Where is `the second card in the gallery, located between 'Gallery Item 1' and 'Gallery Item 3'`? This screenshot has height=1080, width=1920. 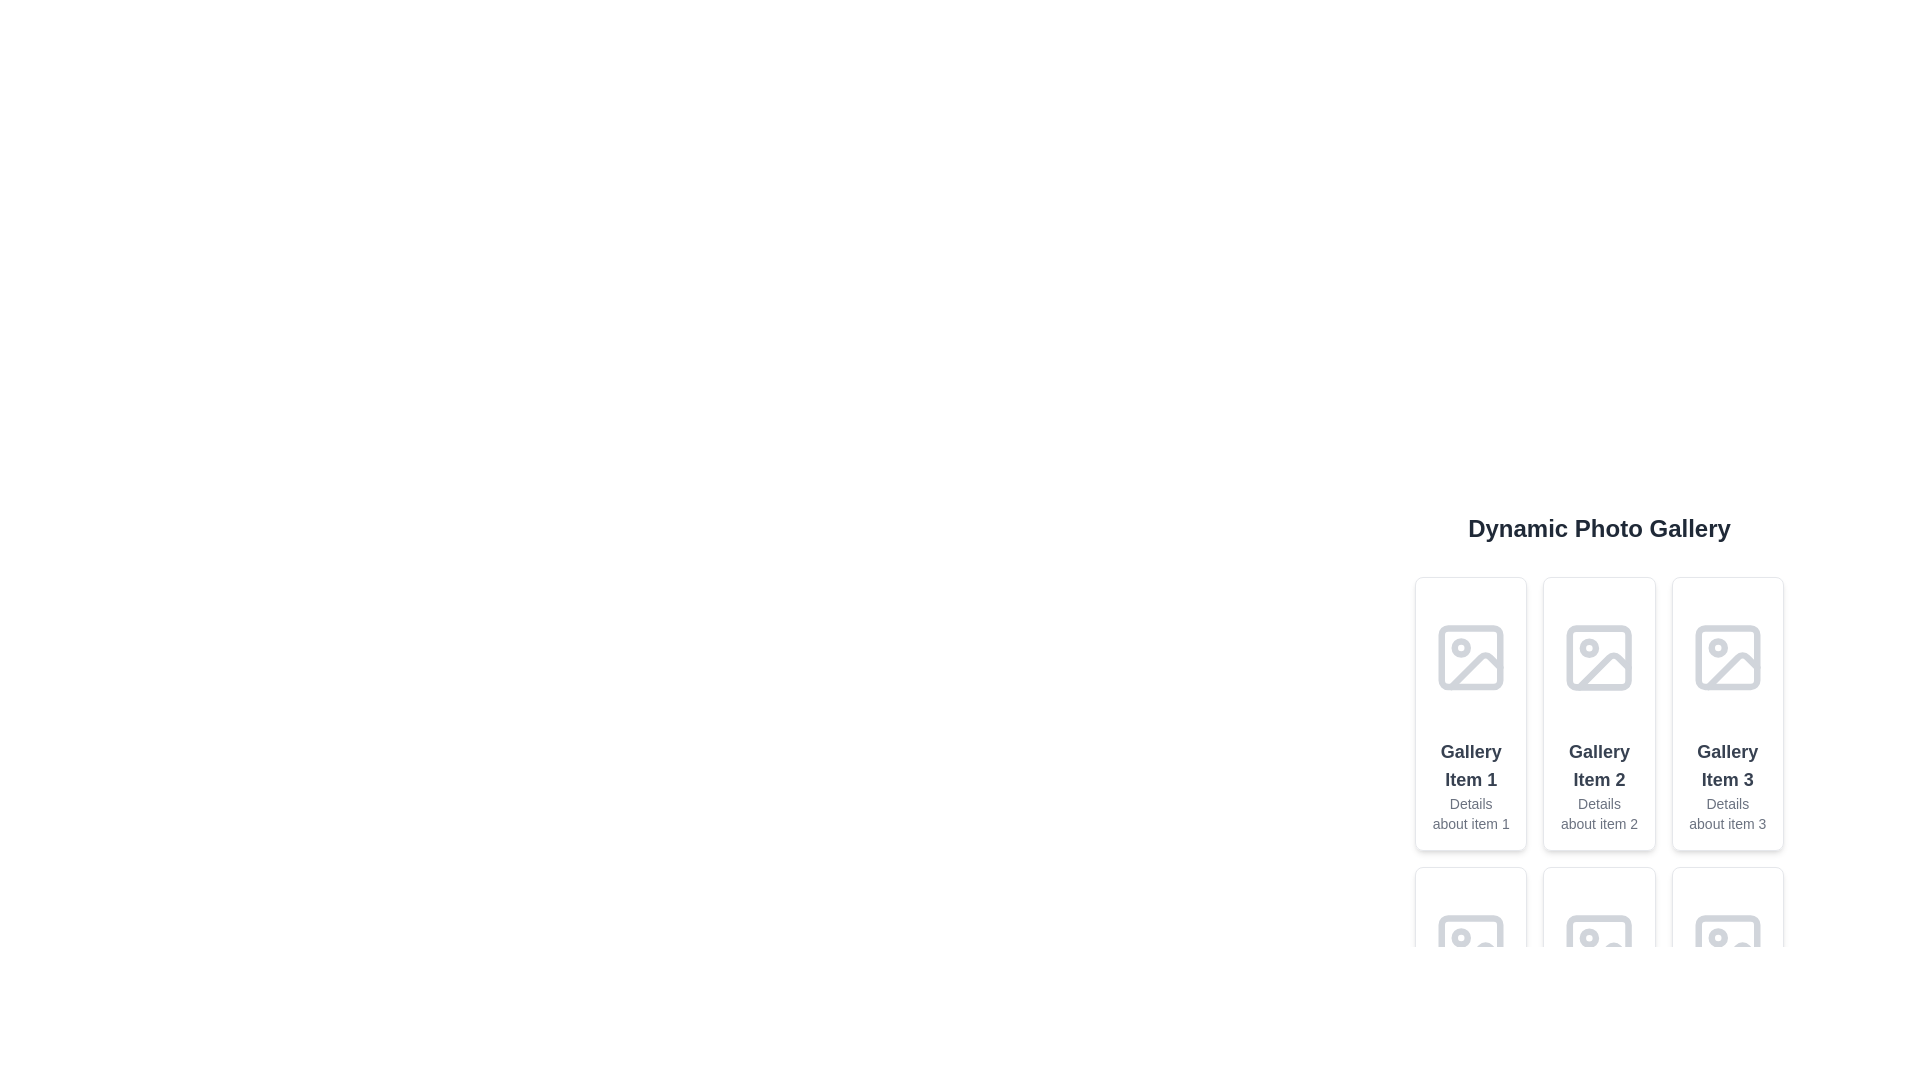
the second card in the gallery, located between 'Gallery Item 1' and 'Gallery Item 3' is located at coordinates (1598, 712).